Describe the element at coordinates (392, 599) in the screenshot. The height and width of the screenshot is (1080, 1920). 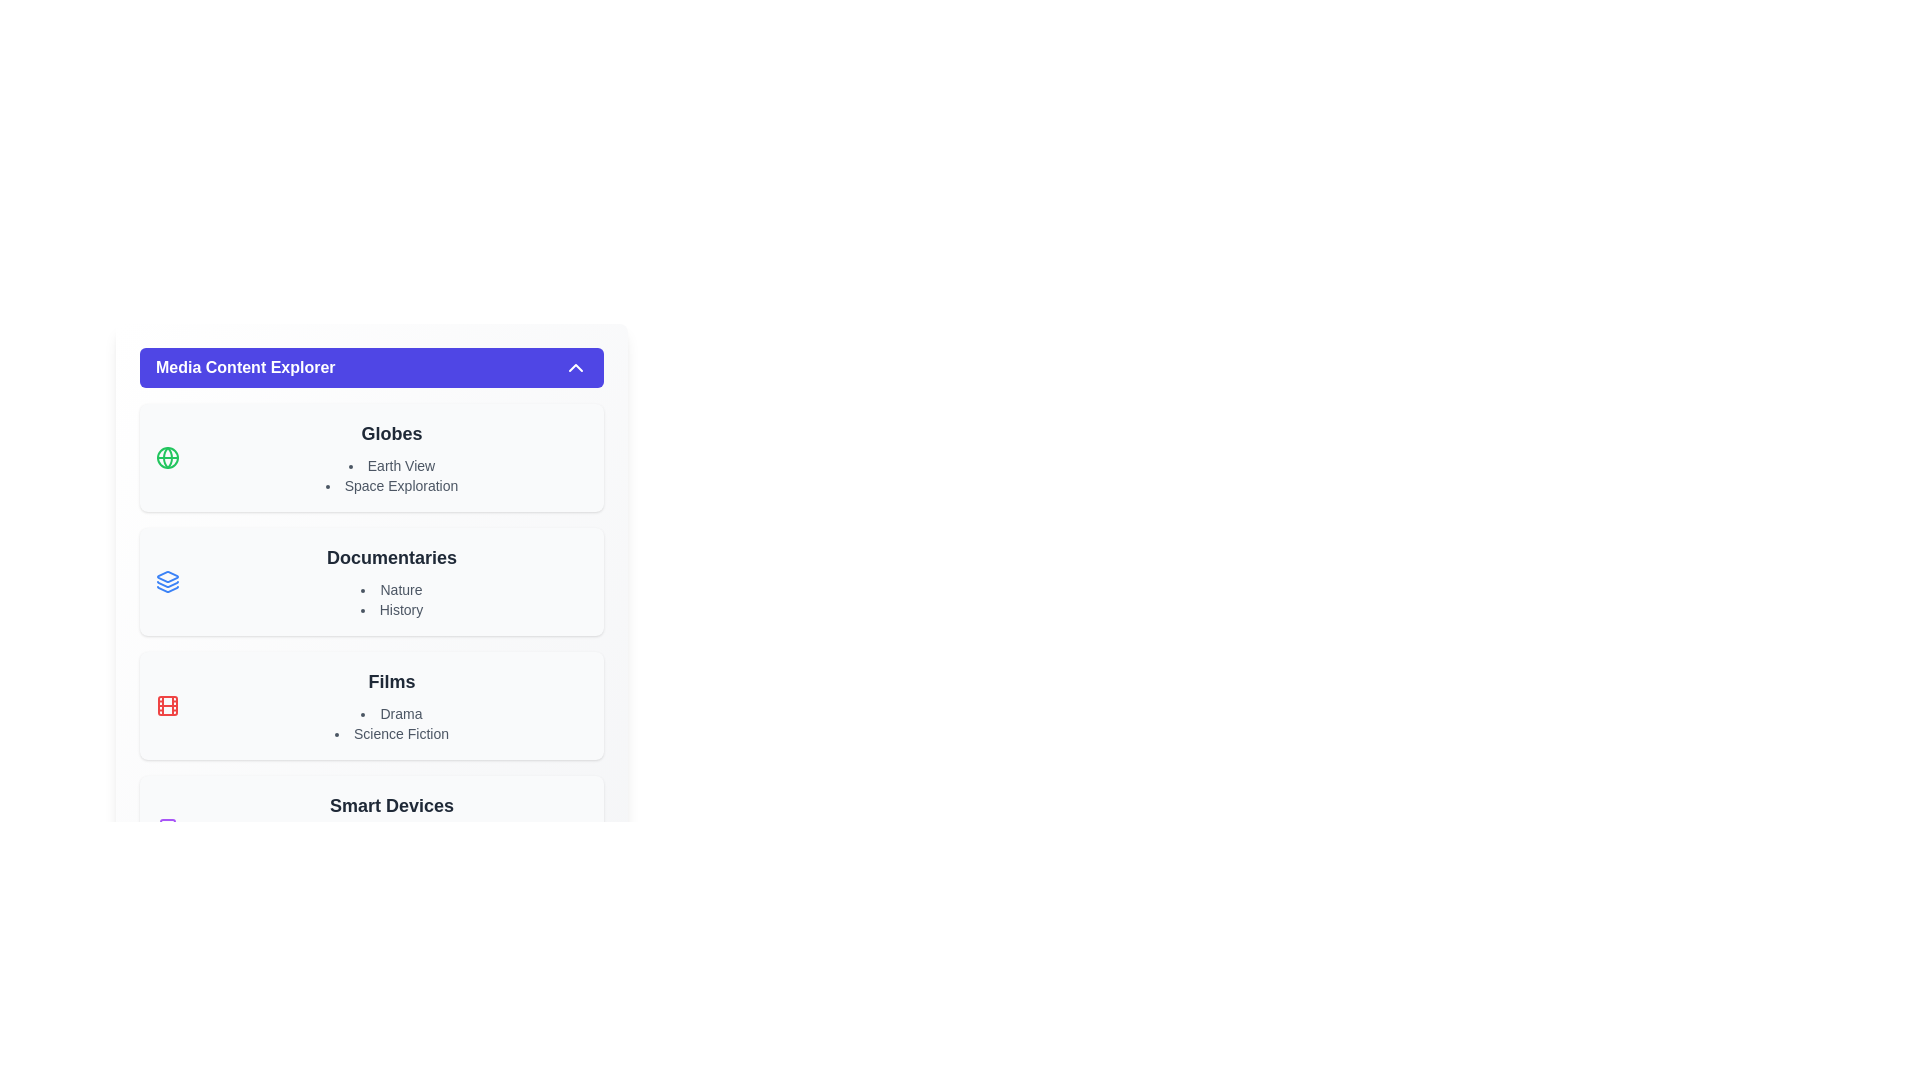
I see `the textual list element displaying the subcategories 'Nature' and 'History' located below the 'Documentaries' title` at that location.